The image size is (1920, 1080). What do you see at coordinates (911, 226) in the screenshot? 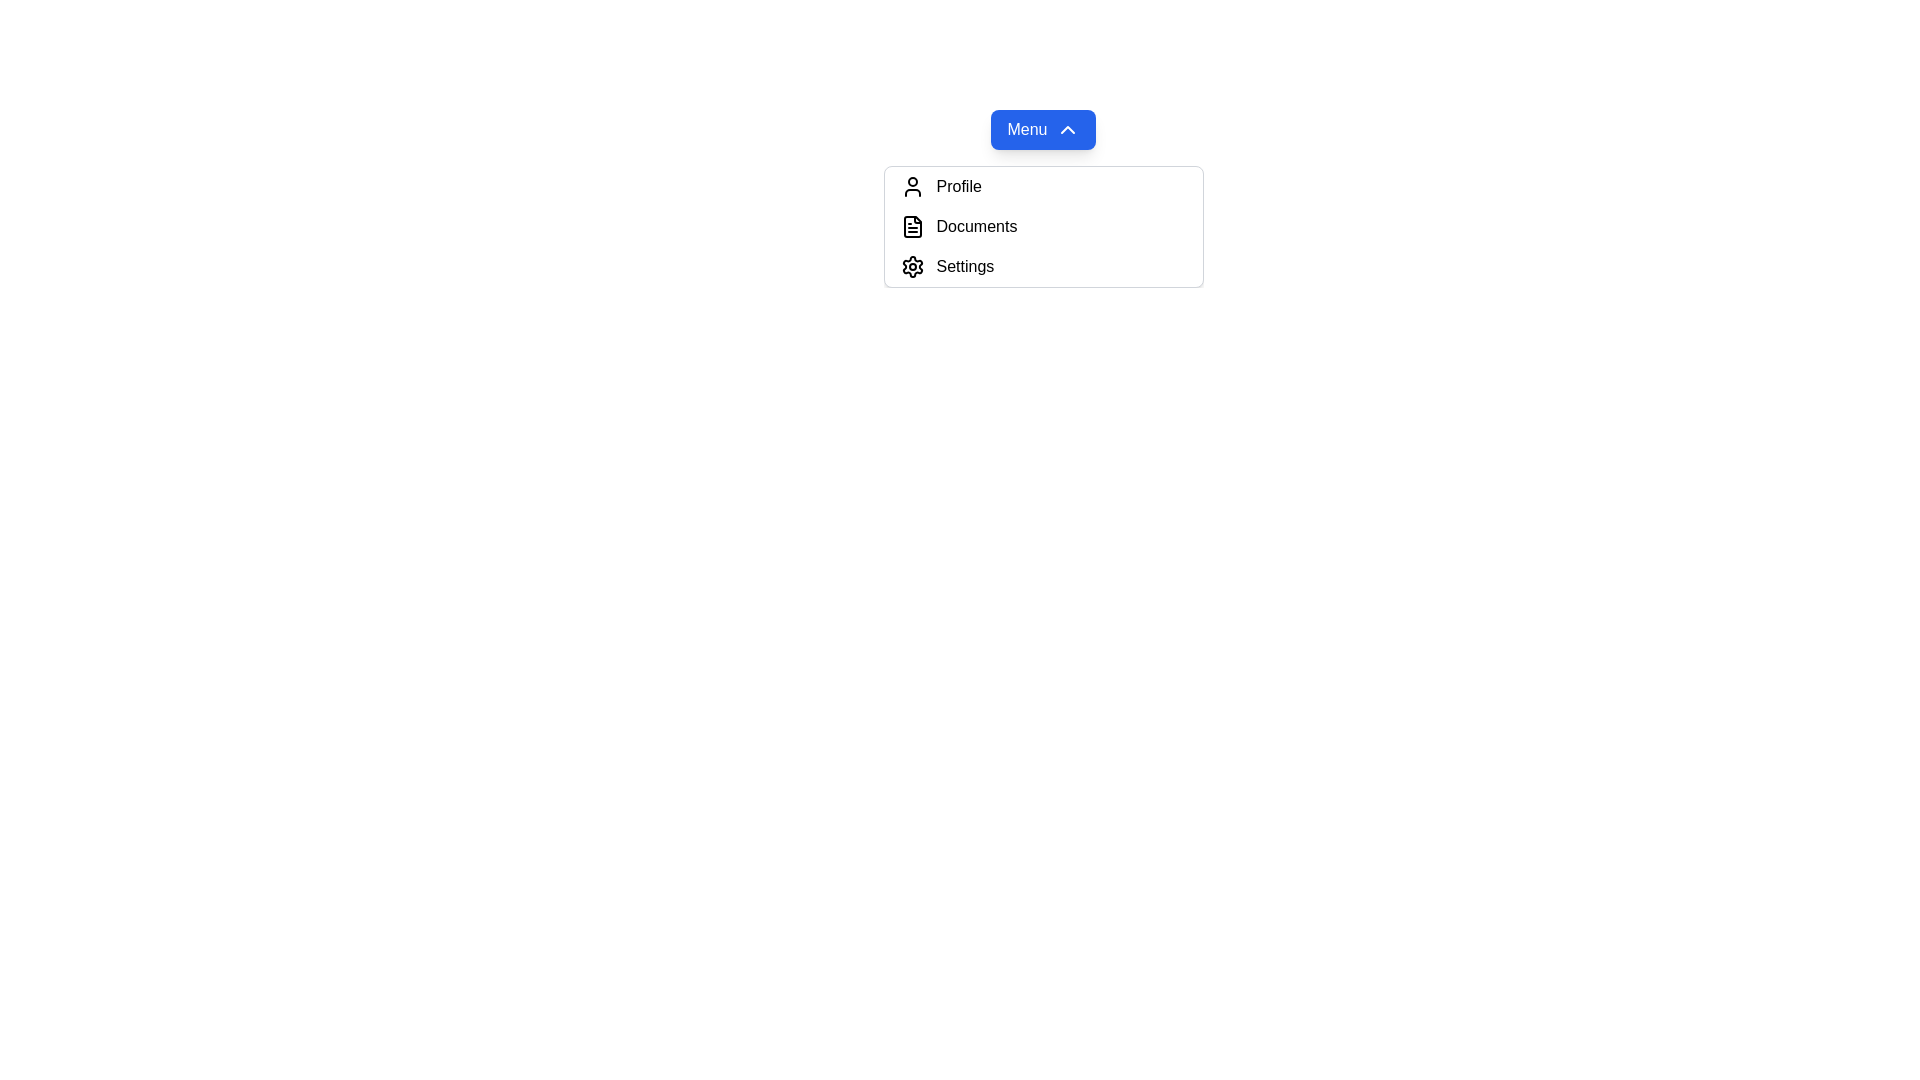
I see `the document icon located beside the 'Documents' text in the vertical menu list` at bounding box center [911, 226].